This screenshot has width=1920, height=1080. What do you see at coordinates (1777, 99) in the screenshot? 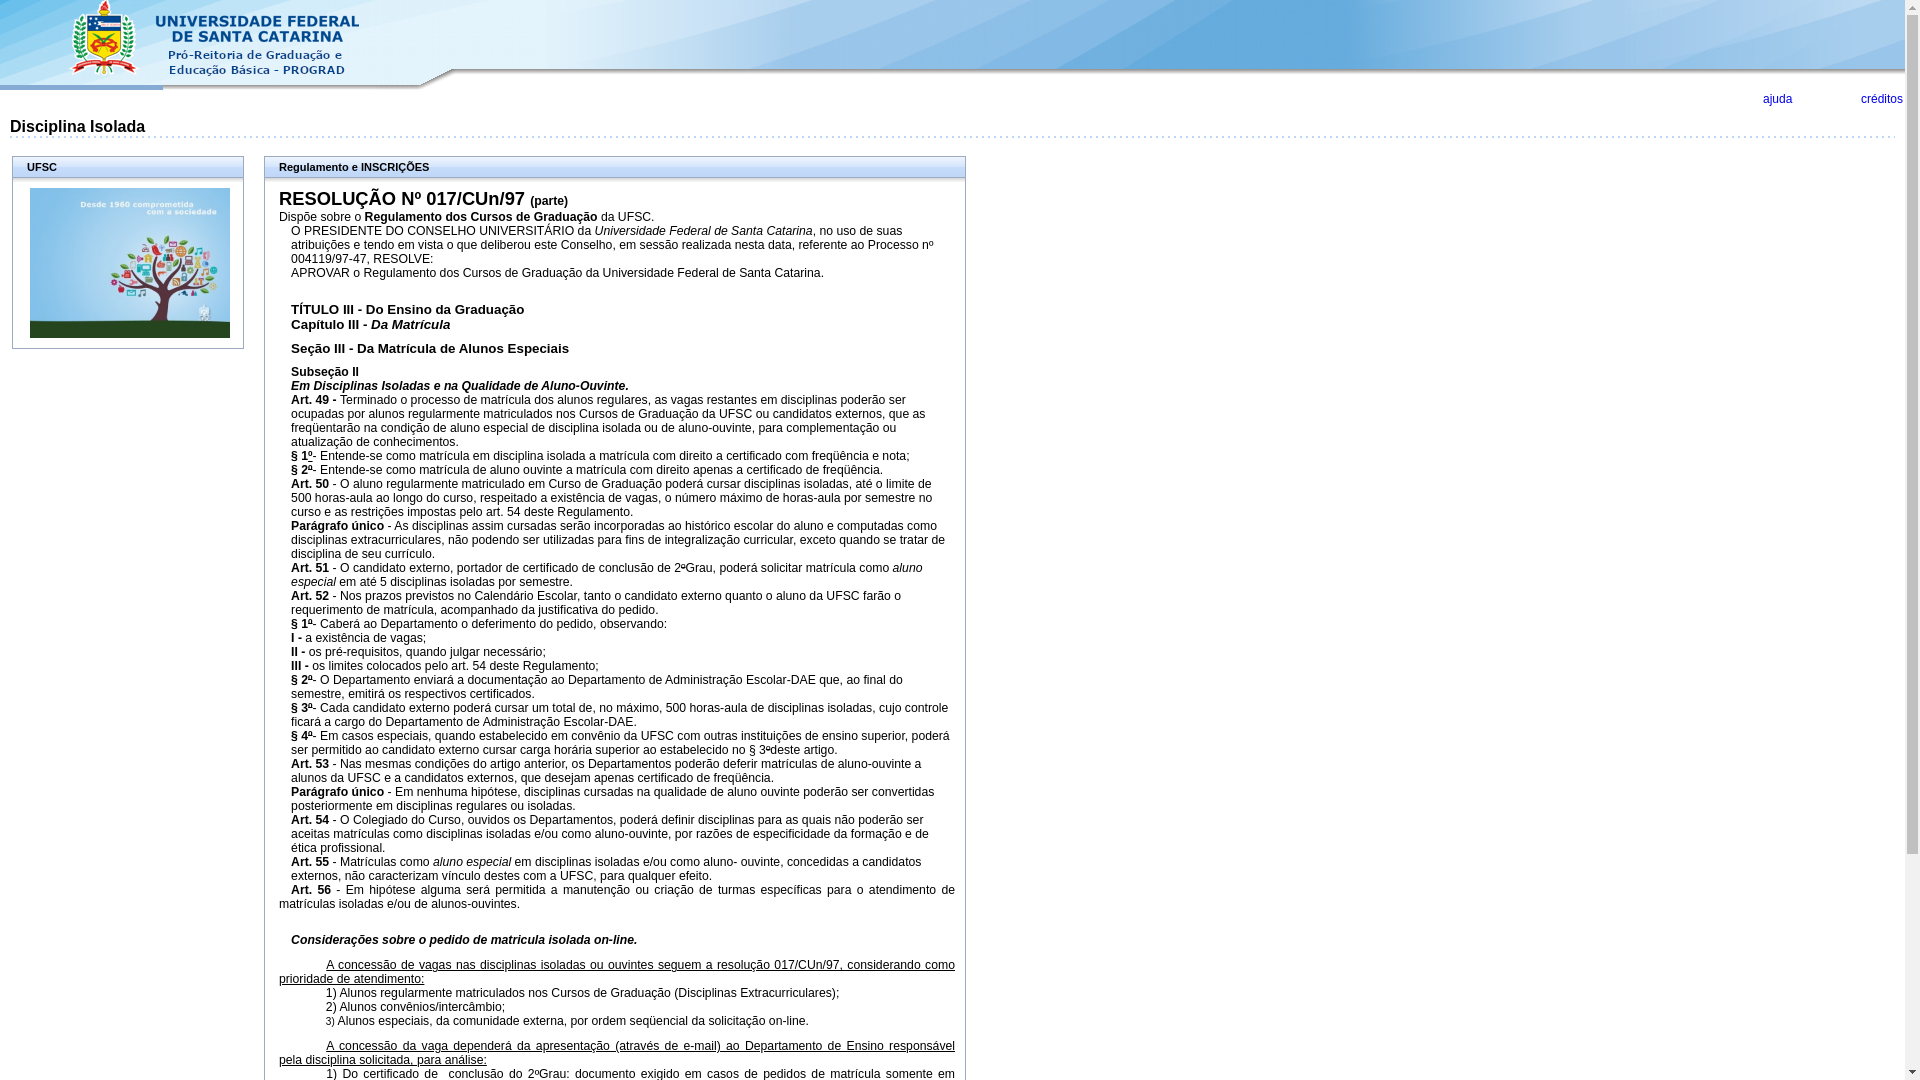
I see `'ajuda'` at bounding box center [1777, 99].